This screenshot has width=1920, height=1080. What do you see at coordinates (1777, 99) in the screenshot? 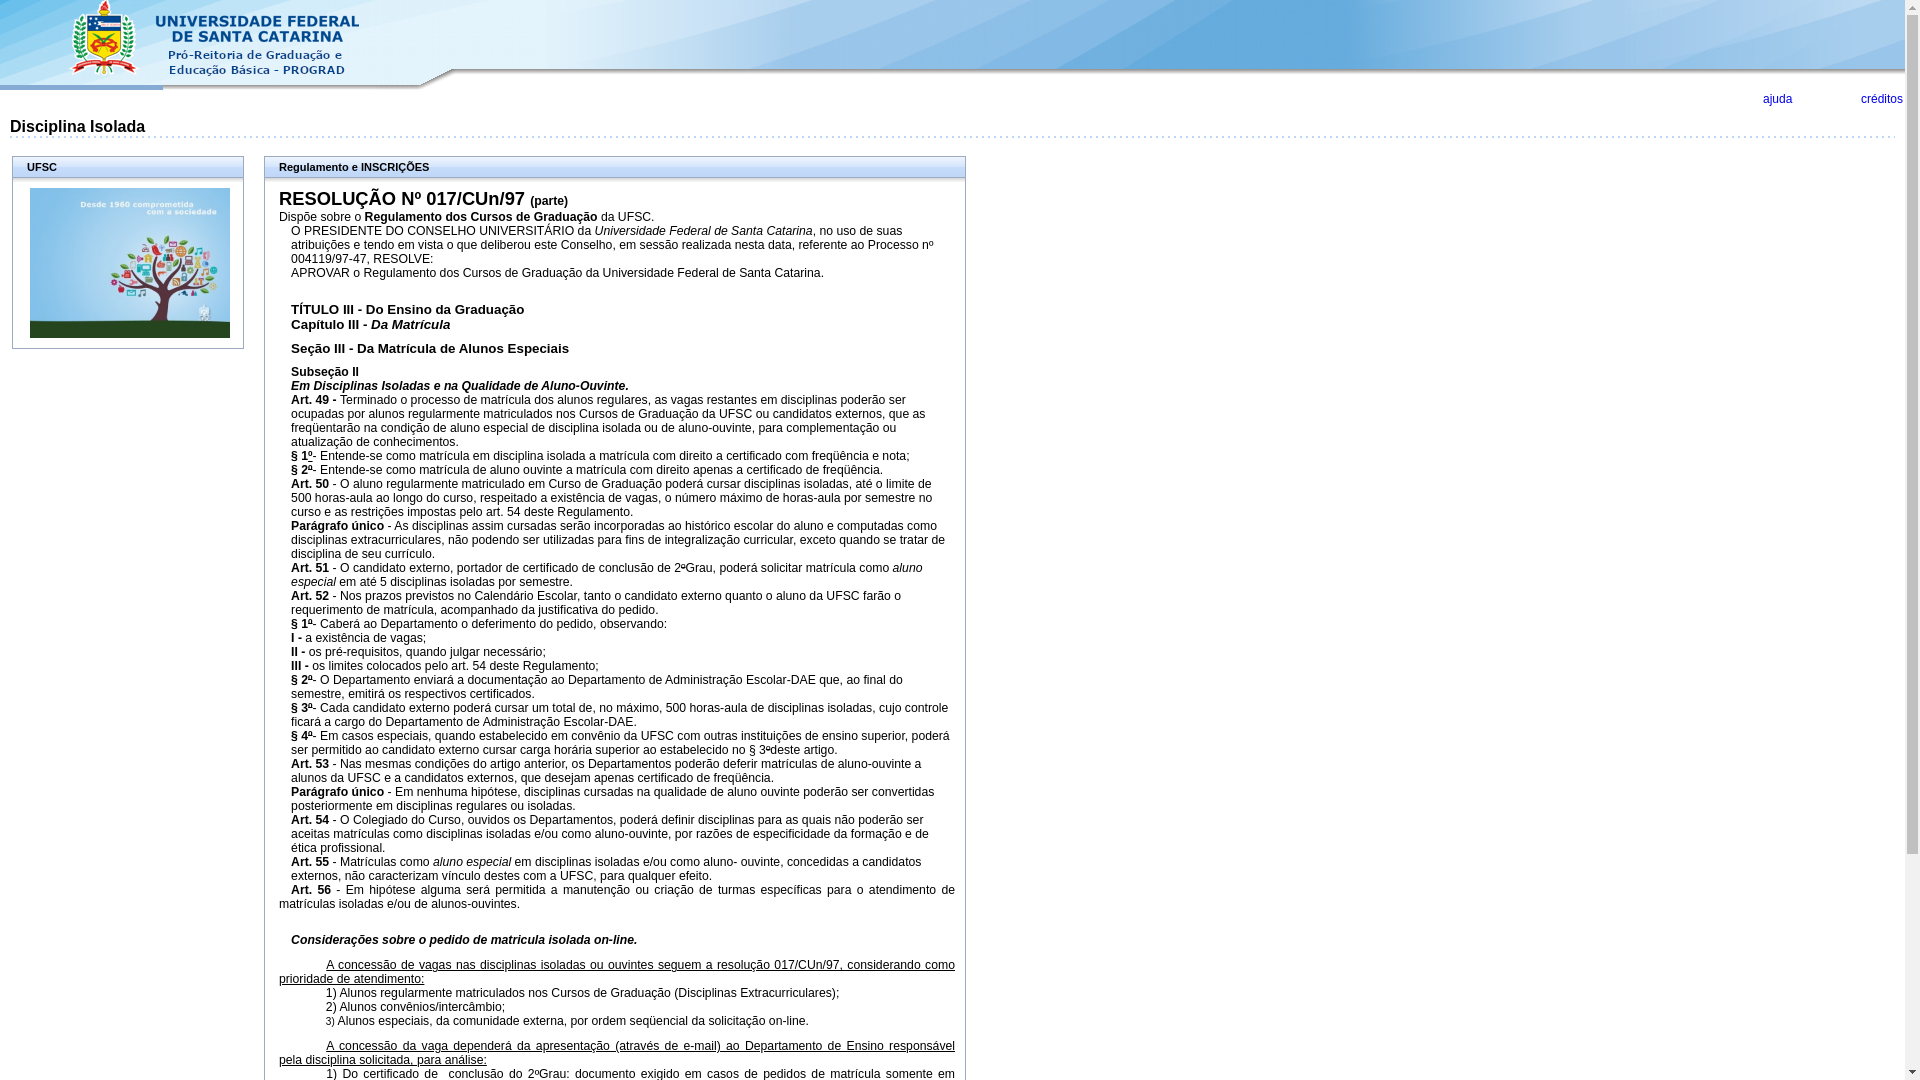
I see `'ajuda'` at bounding box center [1777, 99].